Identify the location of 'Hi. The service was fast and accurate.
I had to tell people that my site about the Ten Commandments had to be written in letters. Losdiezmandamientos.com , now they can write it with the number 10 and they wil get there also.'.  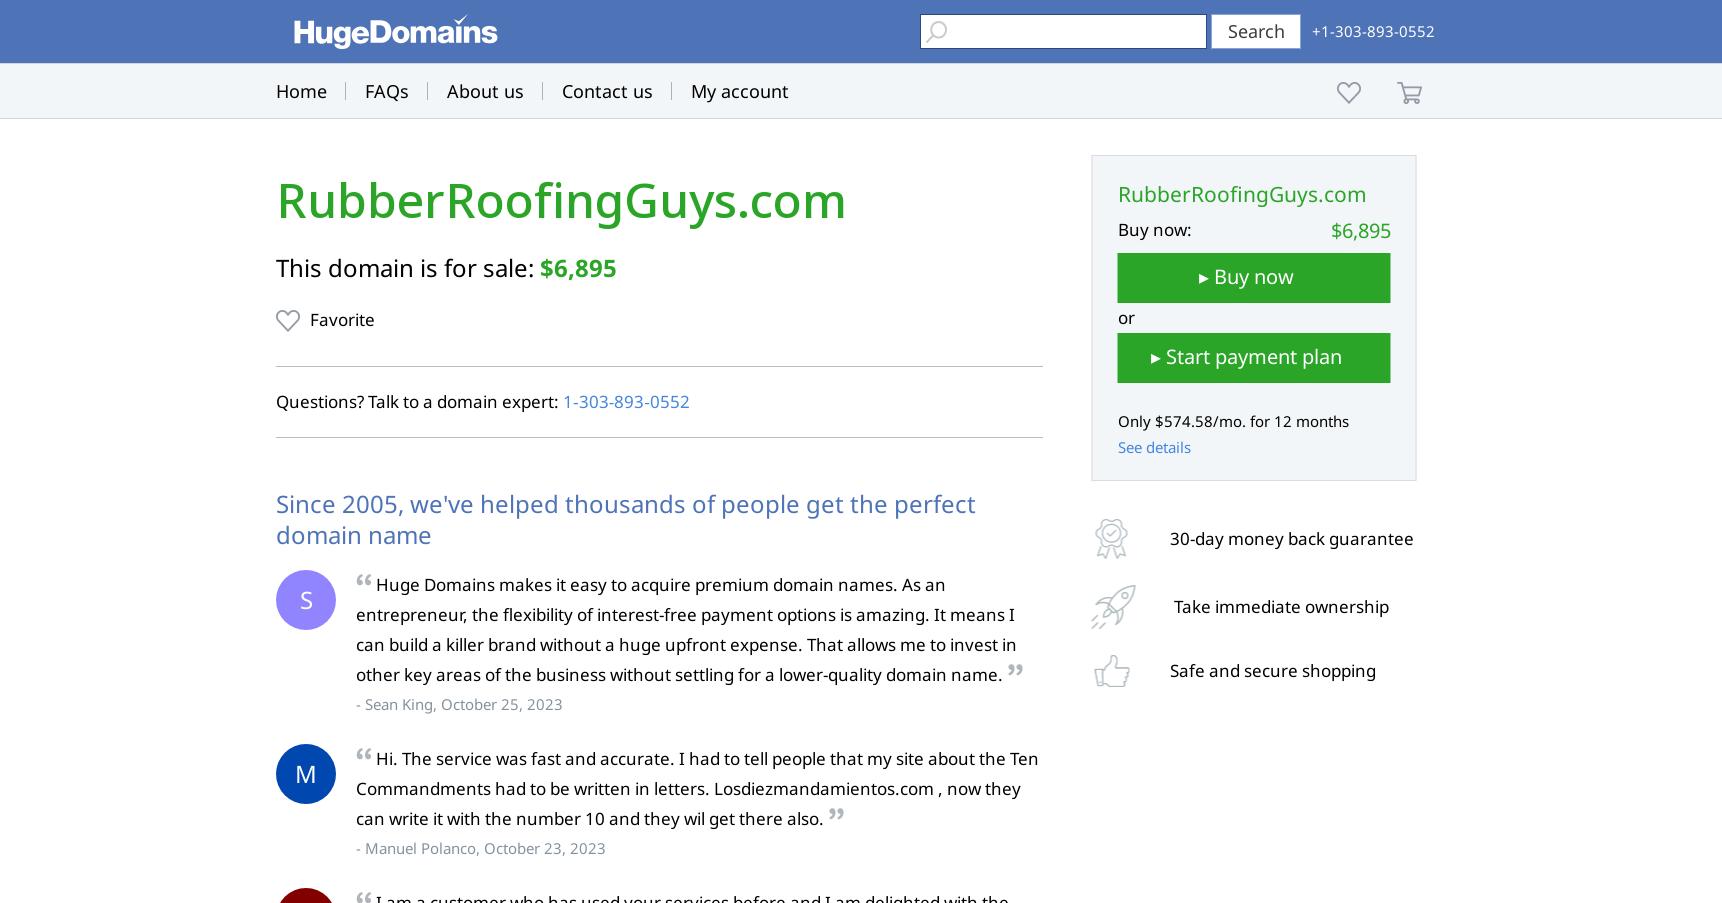
(354, 786).